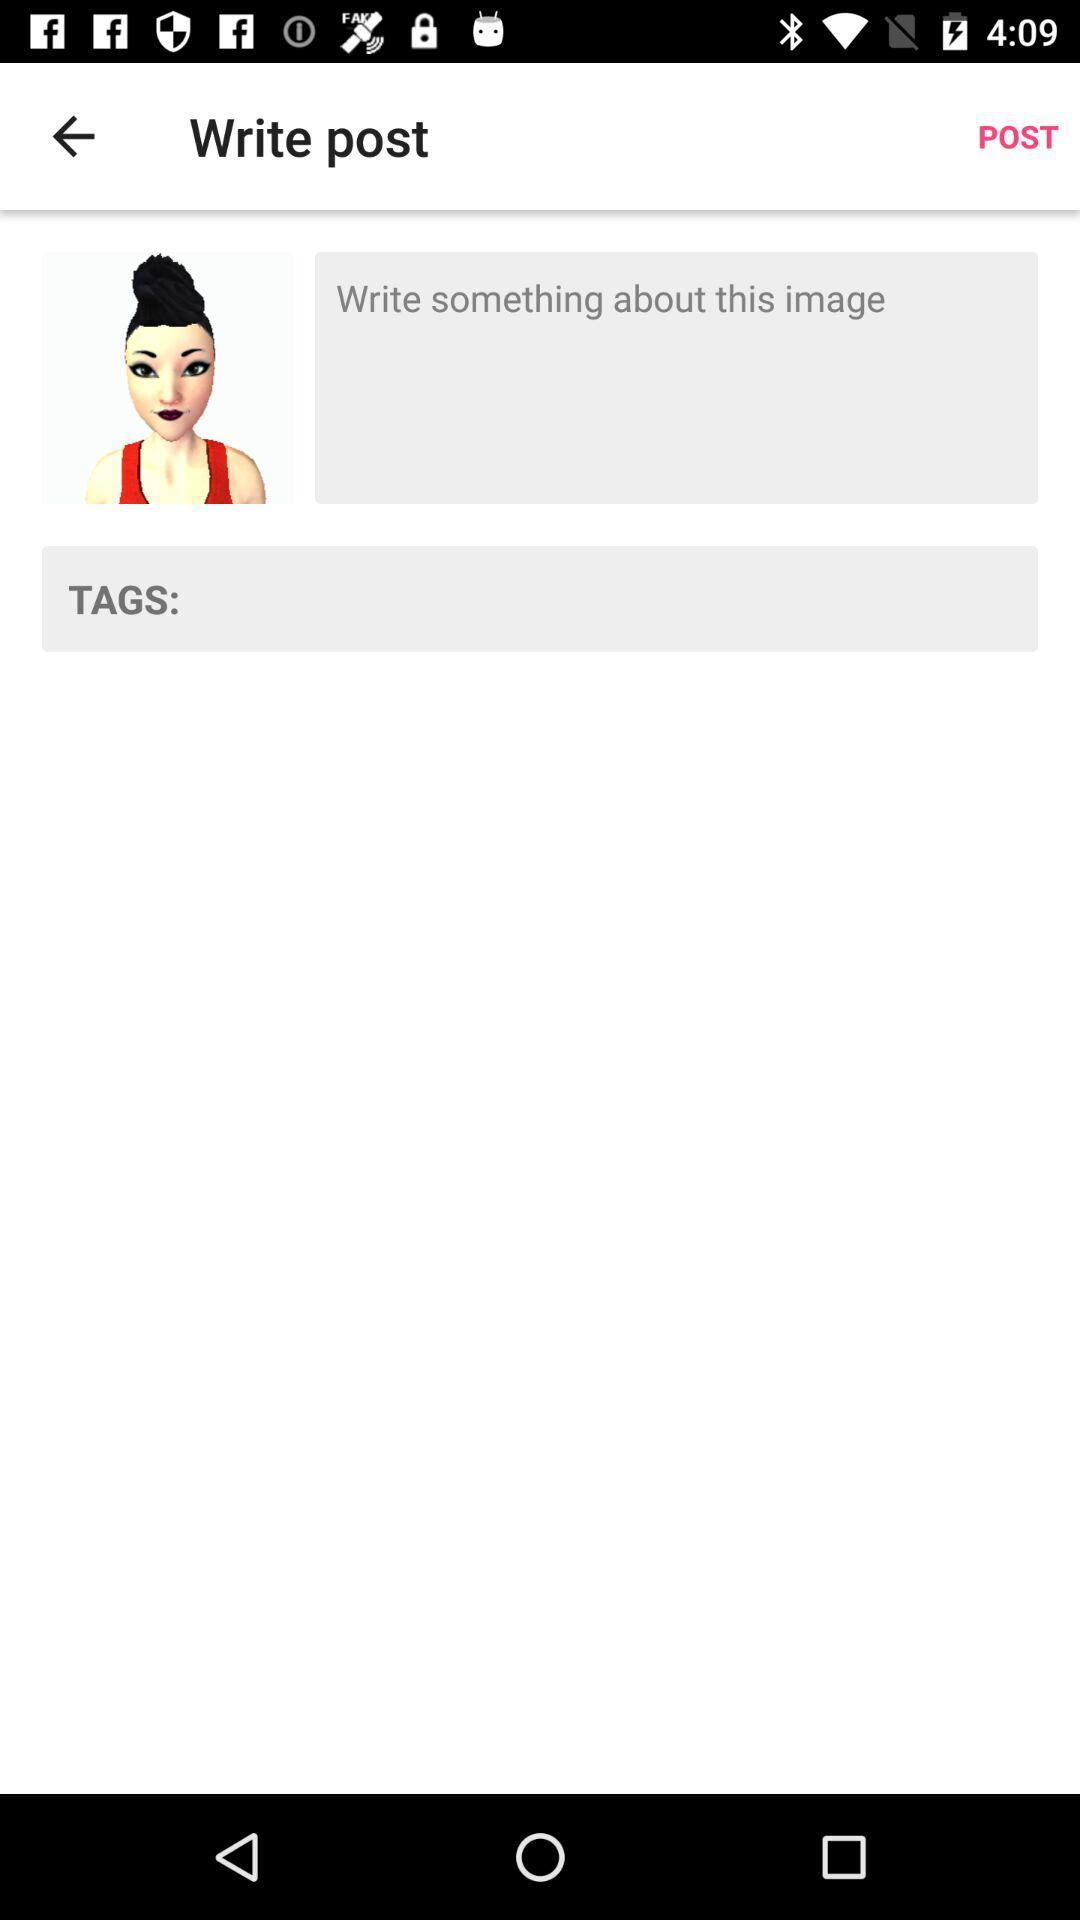  What do you see at coordinates (675, 378) in the screenshot?
I see `the item below the post` at bounding box center [675, 378].